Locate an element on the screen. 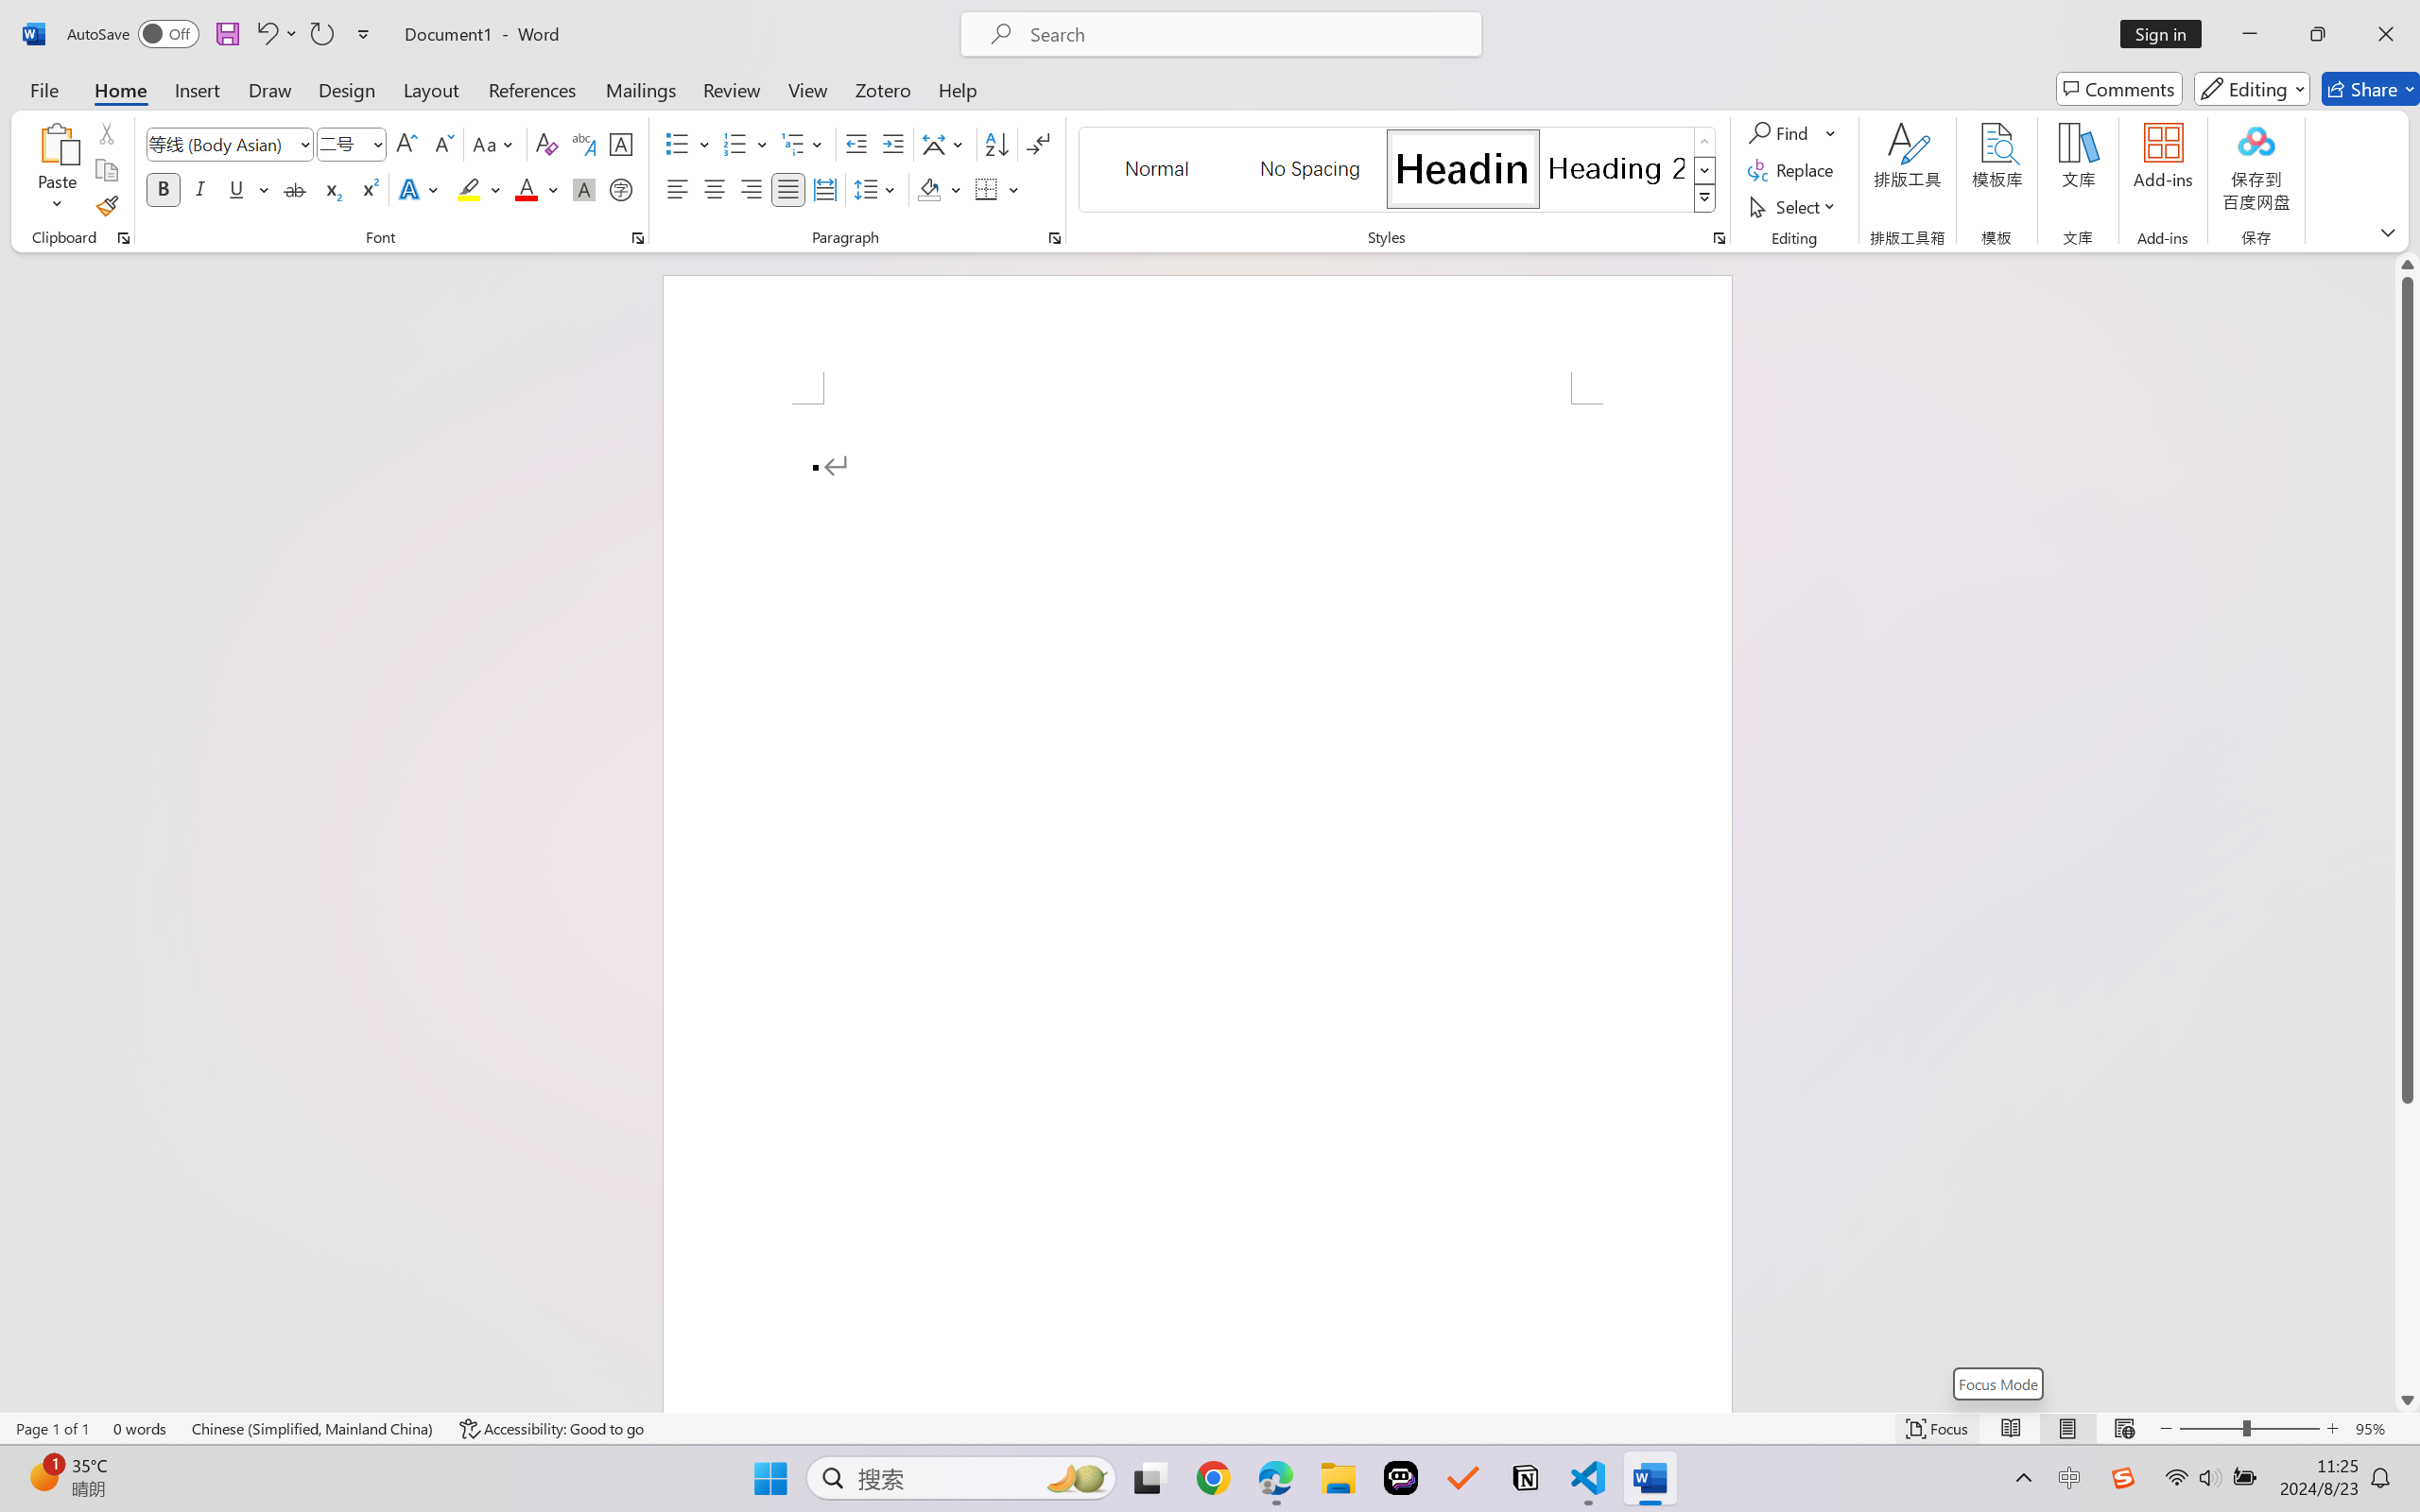  'Undo Apply Quick Style' is located at coordinates (265, 33).